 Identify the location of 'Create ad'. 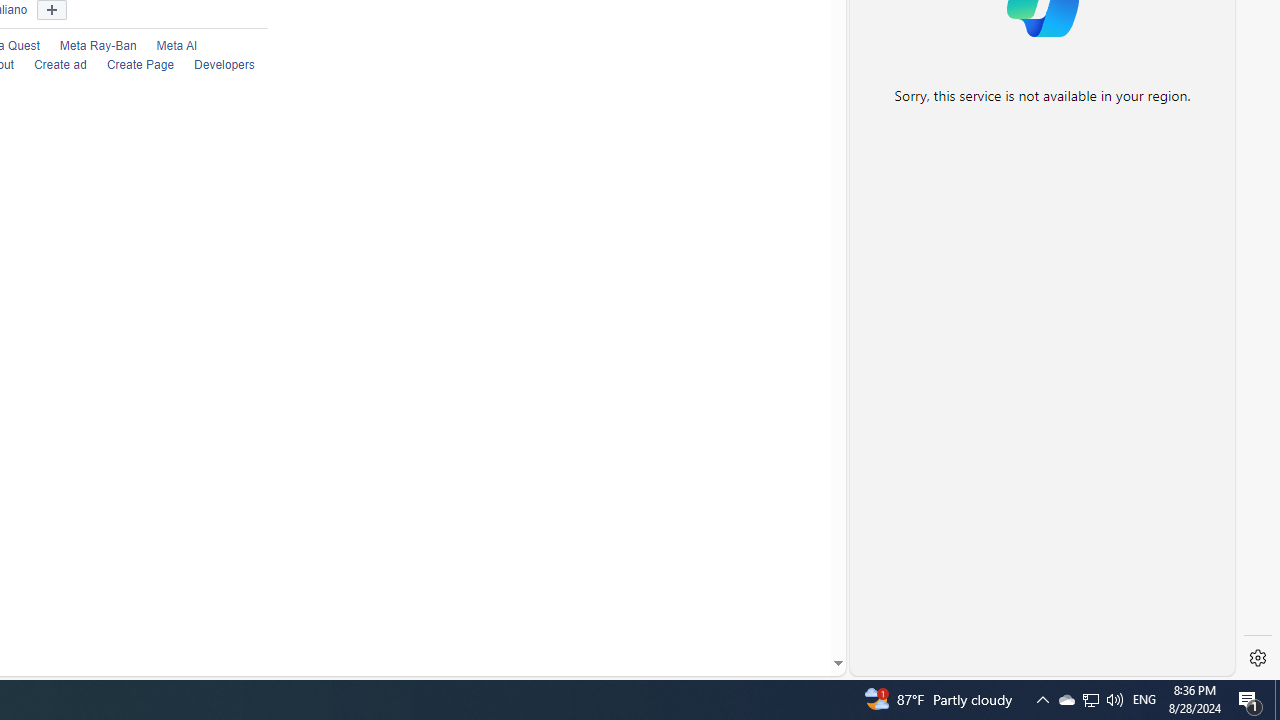
(49, 65).